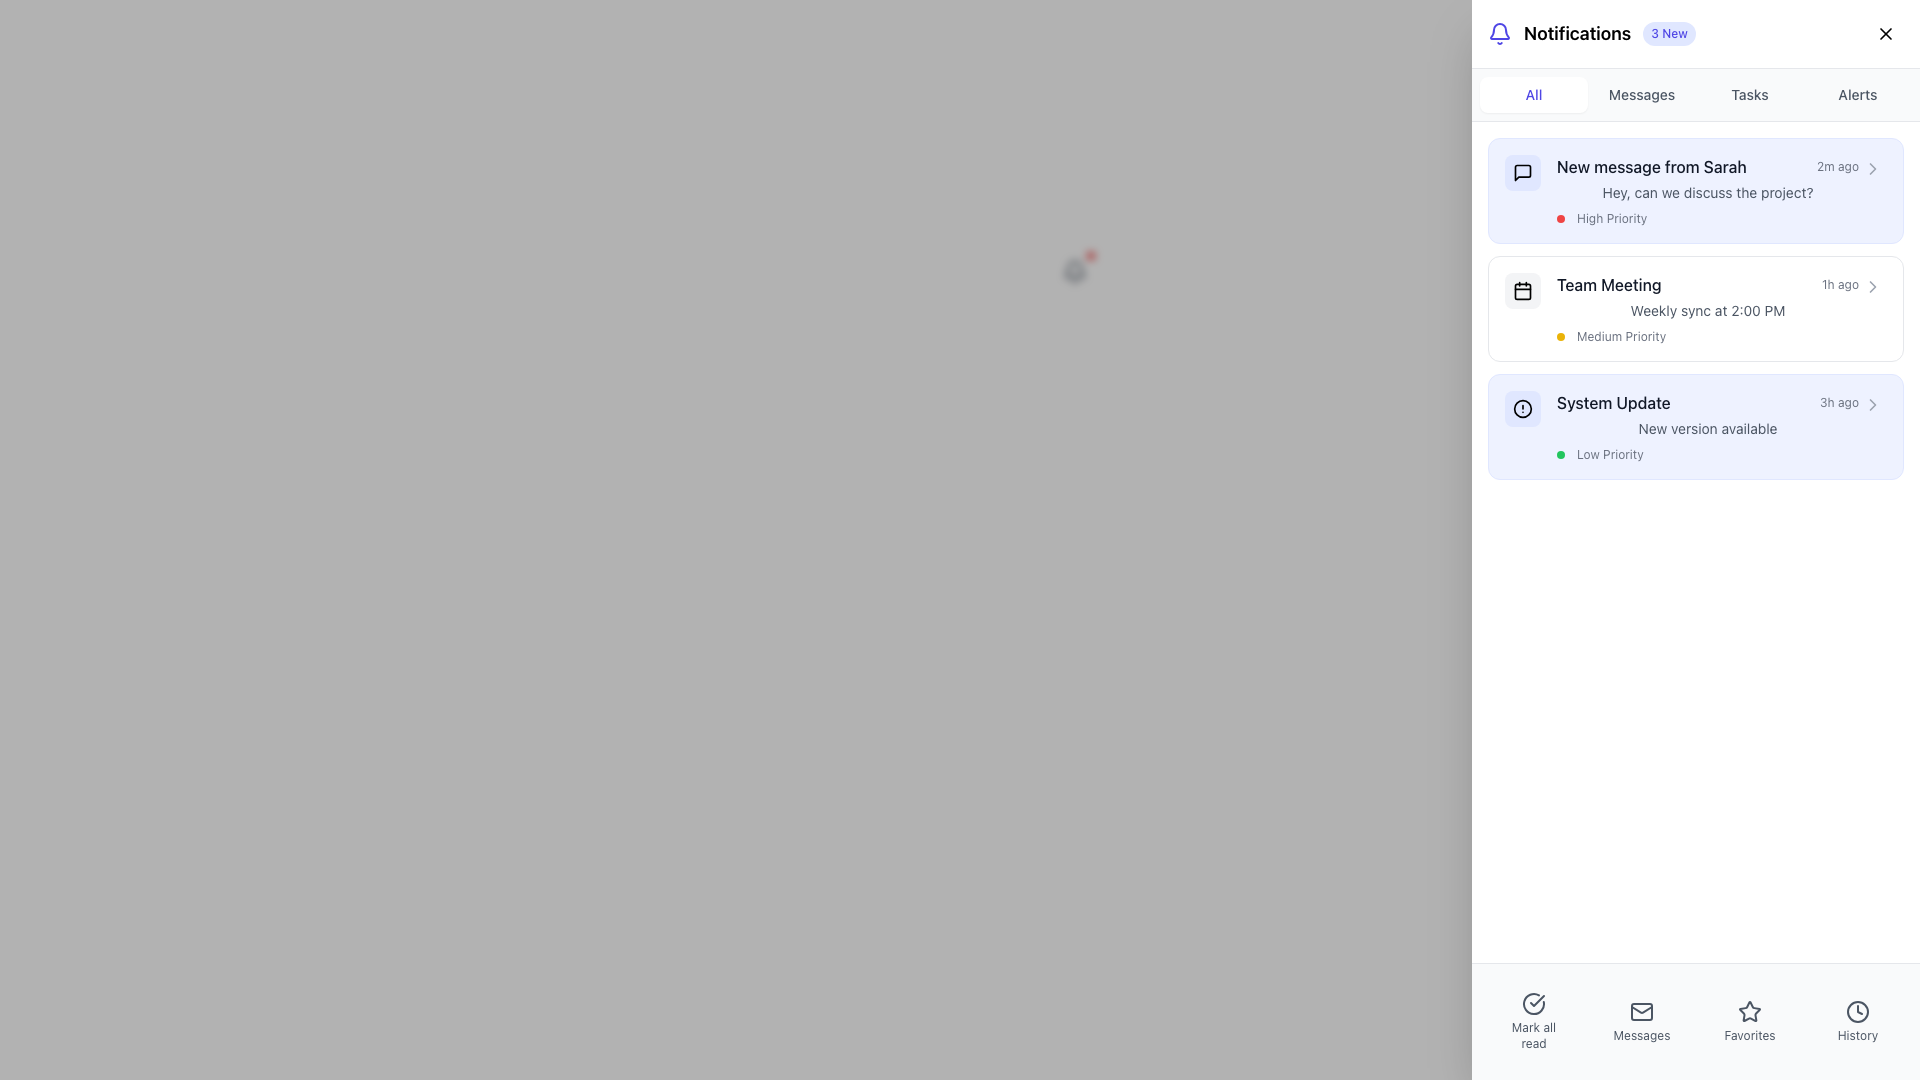  I want to click on the checkmark element of the 'Mark all read' button in the footer area of the notification interface, so click(1536, 1001).